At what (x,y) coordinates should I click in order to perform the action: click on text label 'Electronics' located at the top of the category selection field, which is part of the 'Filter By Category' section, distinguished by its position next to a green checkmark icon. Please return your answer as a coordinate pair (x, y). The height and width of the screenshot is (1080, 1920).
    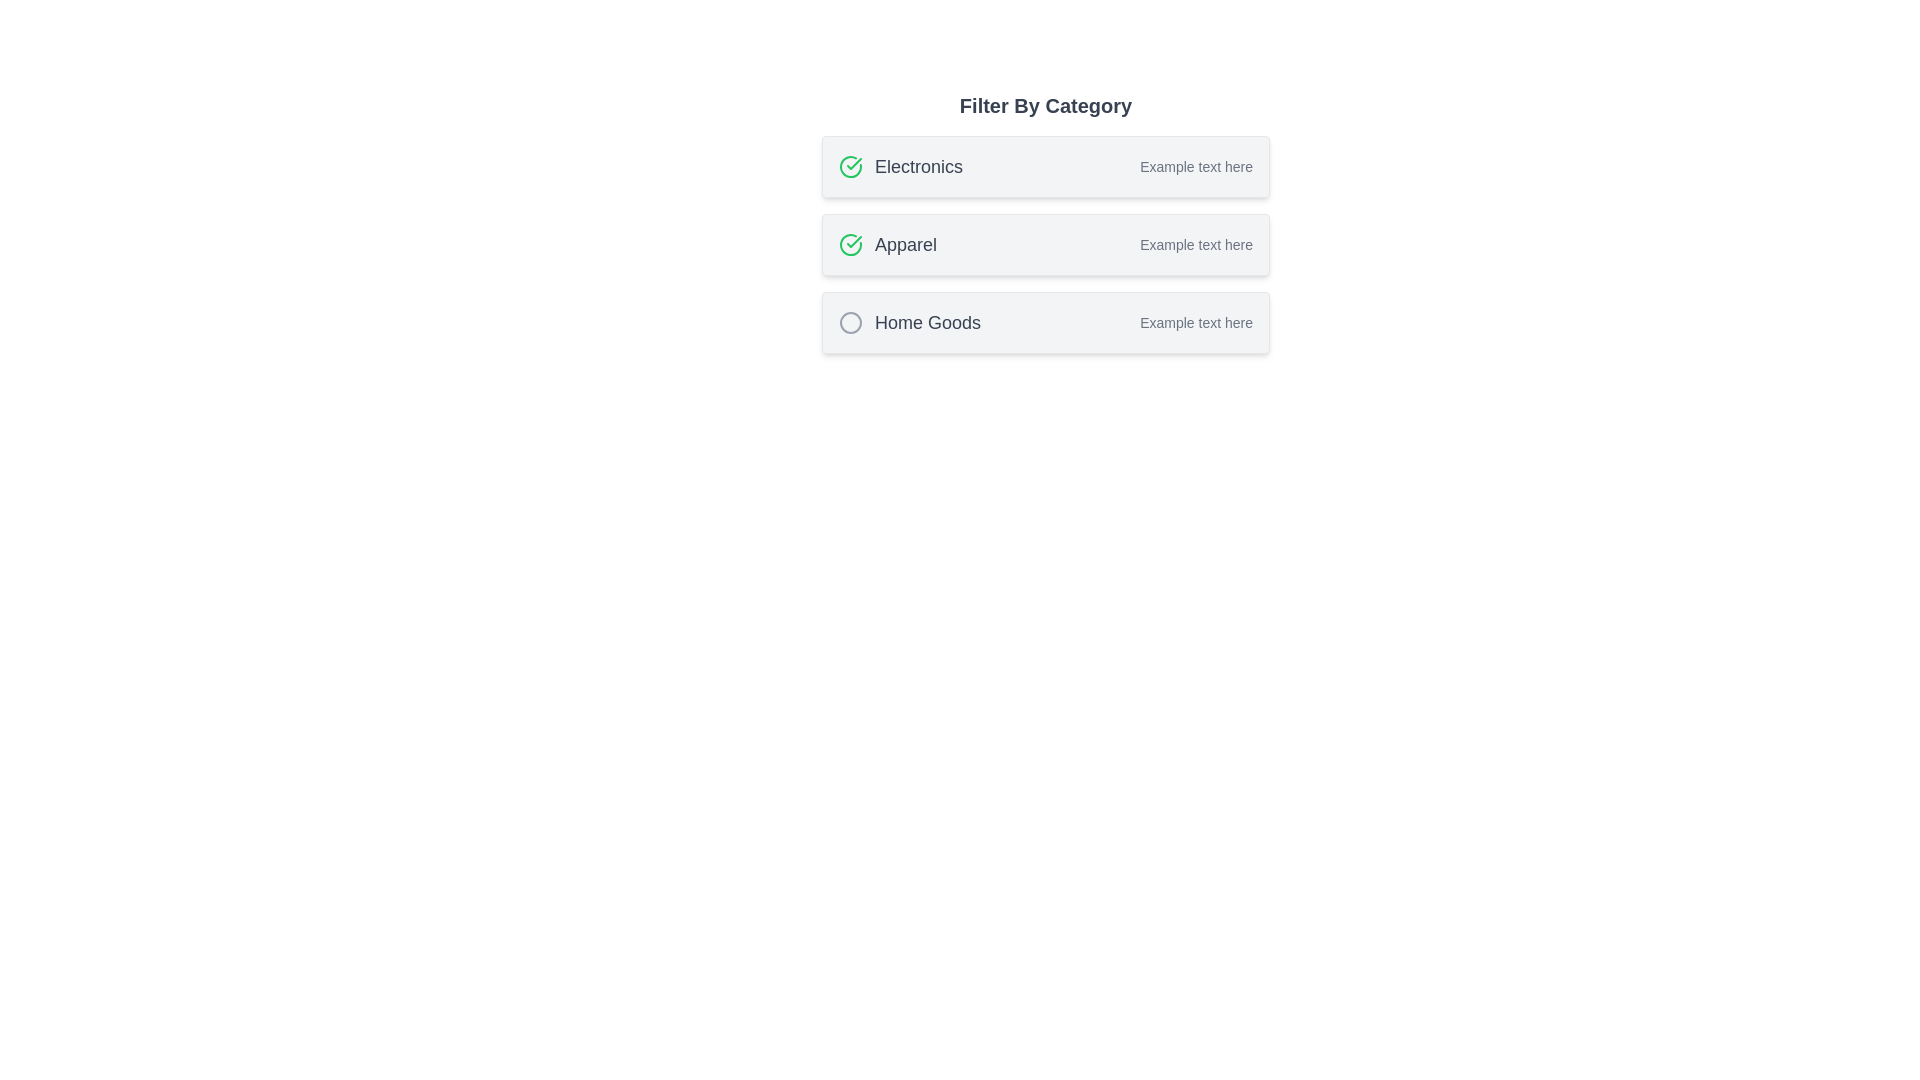
    Looking at the image, I should click on (900, 165).